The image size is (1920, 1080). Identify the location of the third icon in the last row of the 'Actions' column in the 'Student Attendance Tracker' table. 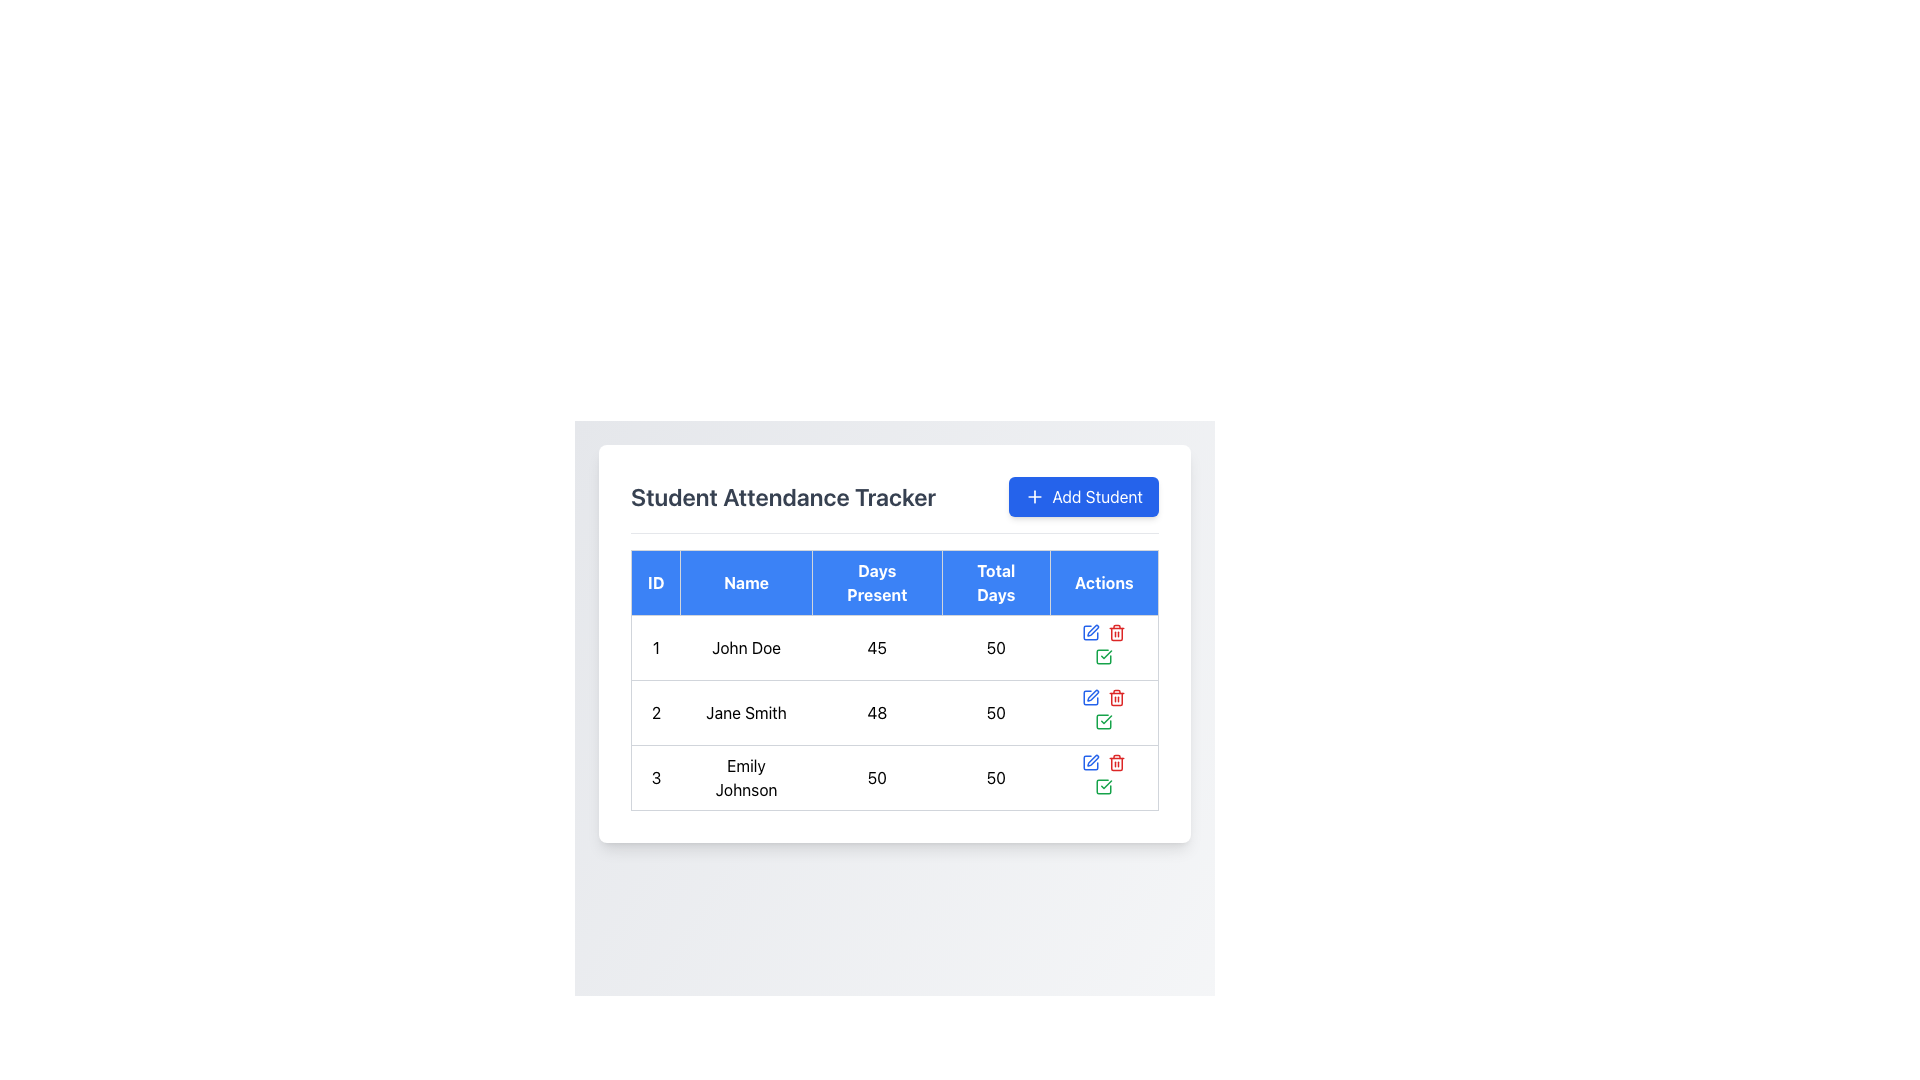
(1103, 777).